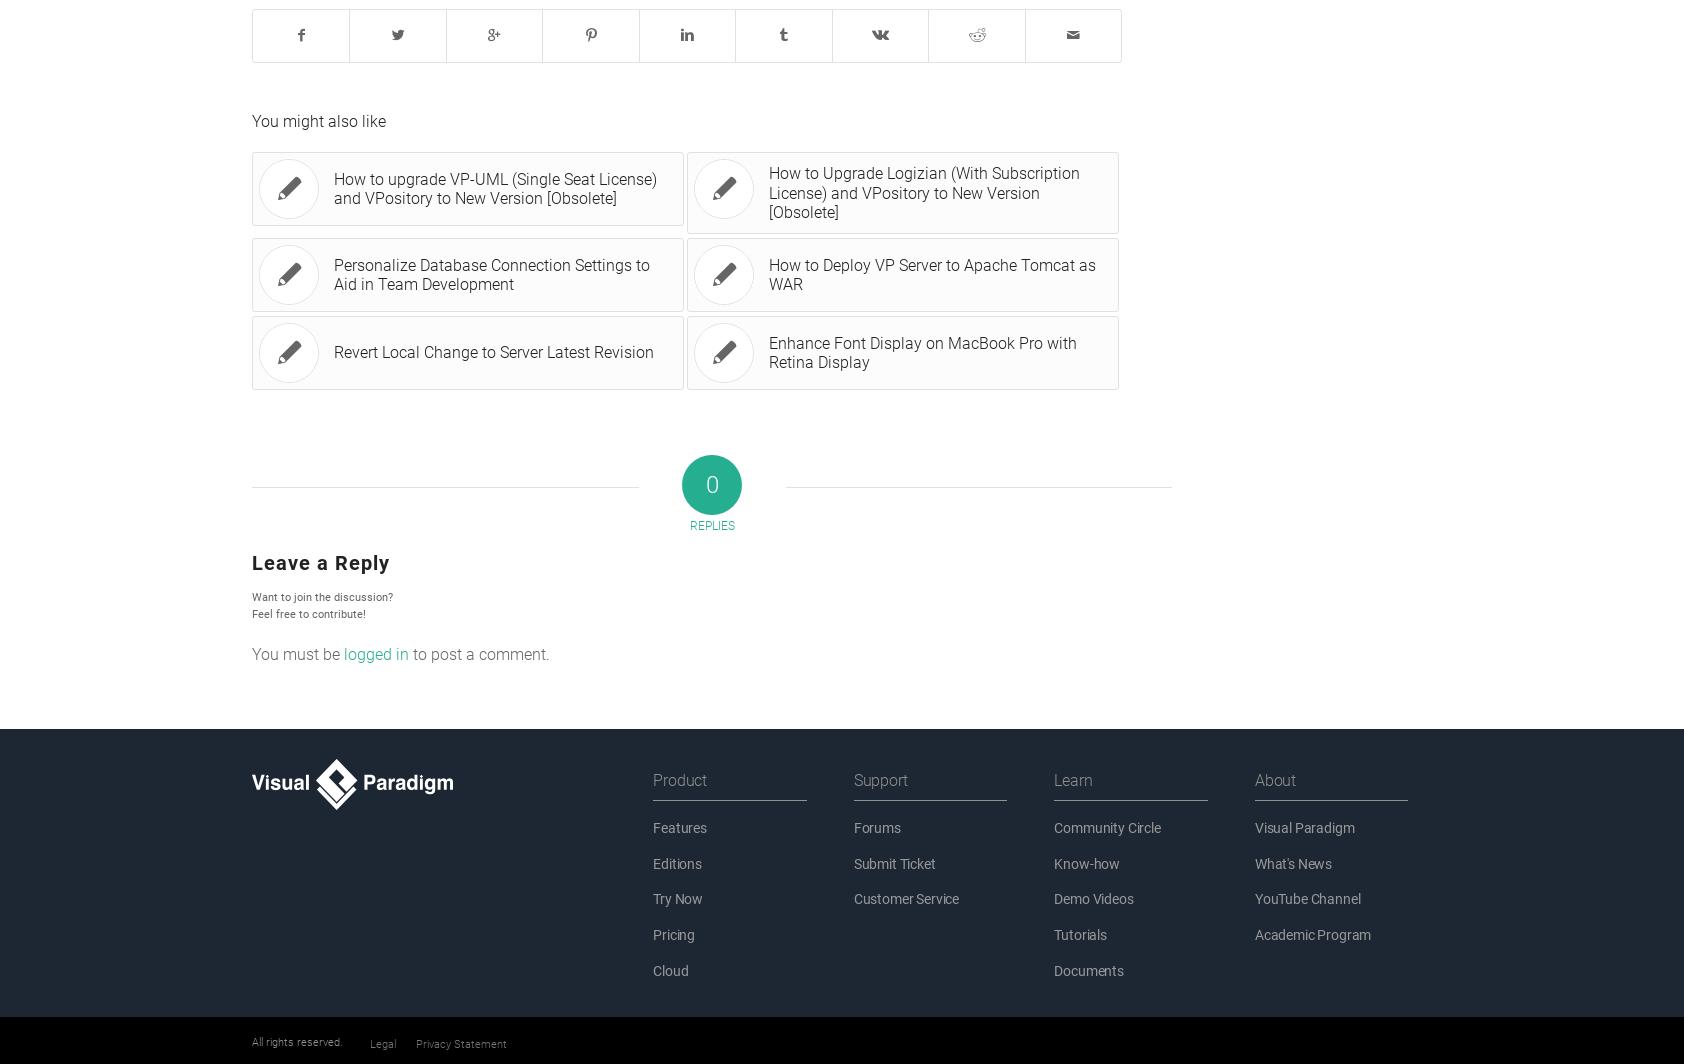  Describe the element at coordinates (1311, 935) in the screenshot. I see `'Academic Program'` at that location.